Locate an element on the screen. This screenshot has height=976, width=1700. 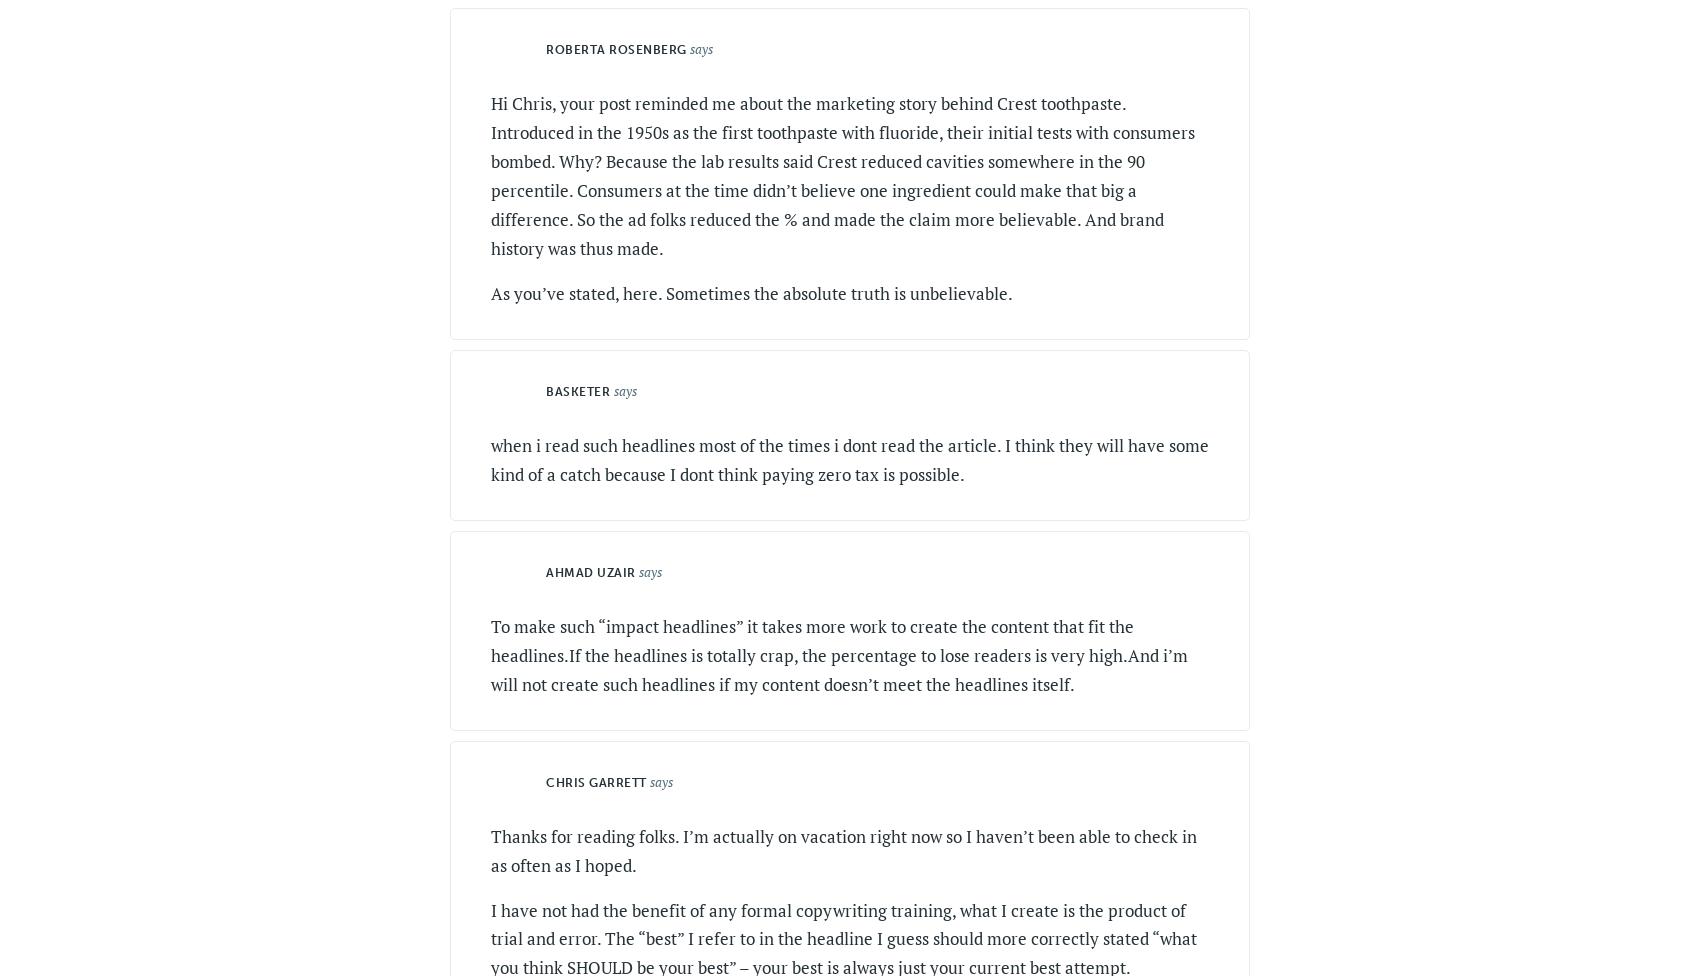
'As you’ve stated, here. Sometimes the absolute truth is unbelievable.' is located at coordinates (751, 292).